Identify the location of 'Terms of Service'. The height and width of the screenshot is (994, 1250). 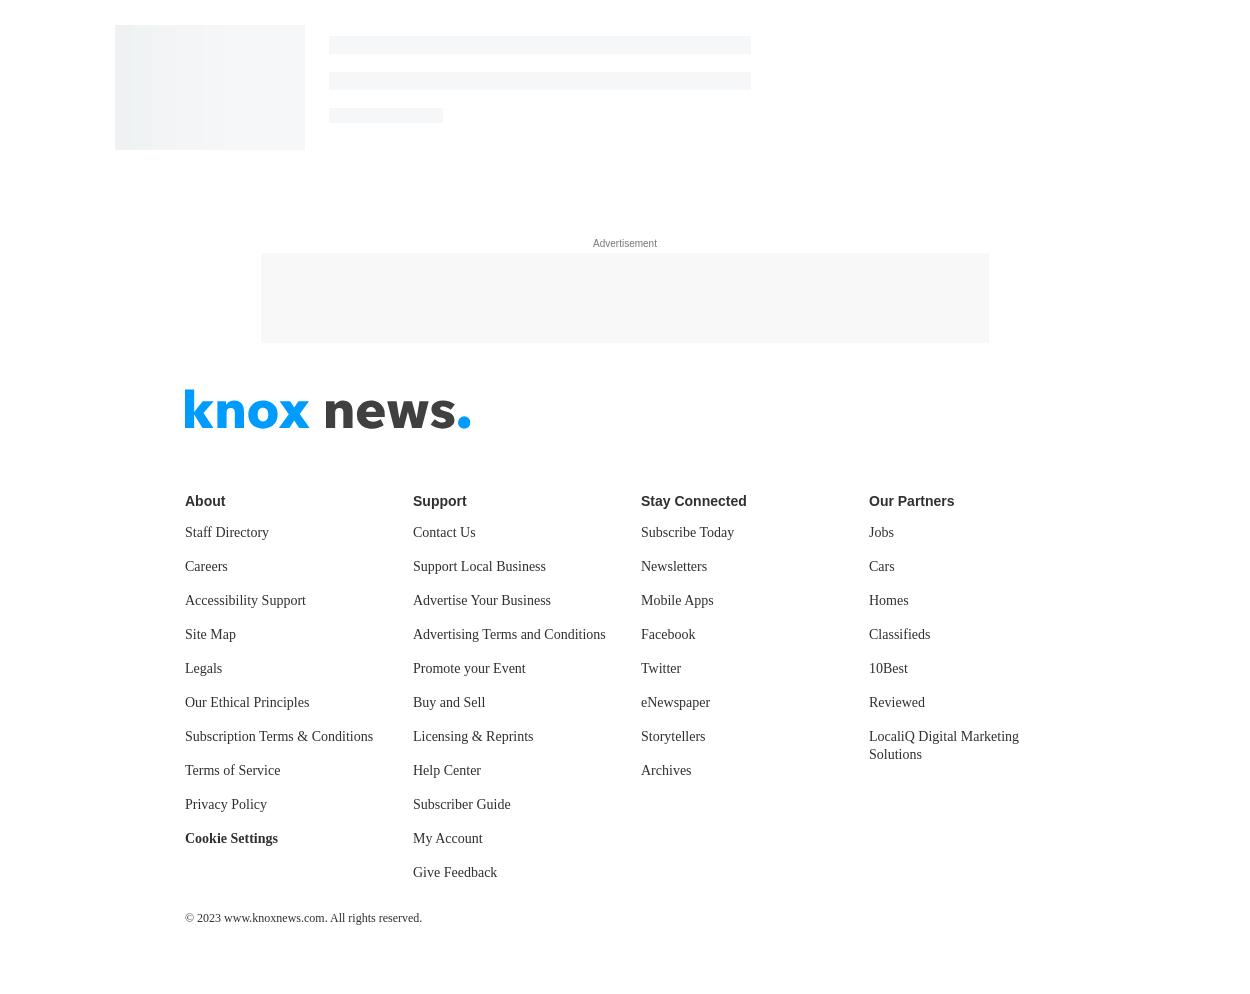
(185, 768).